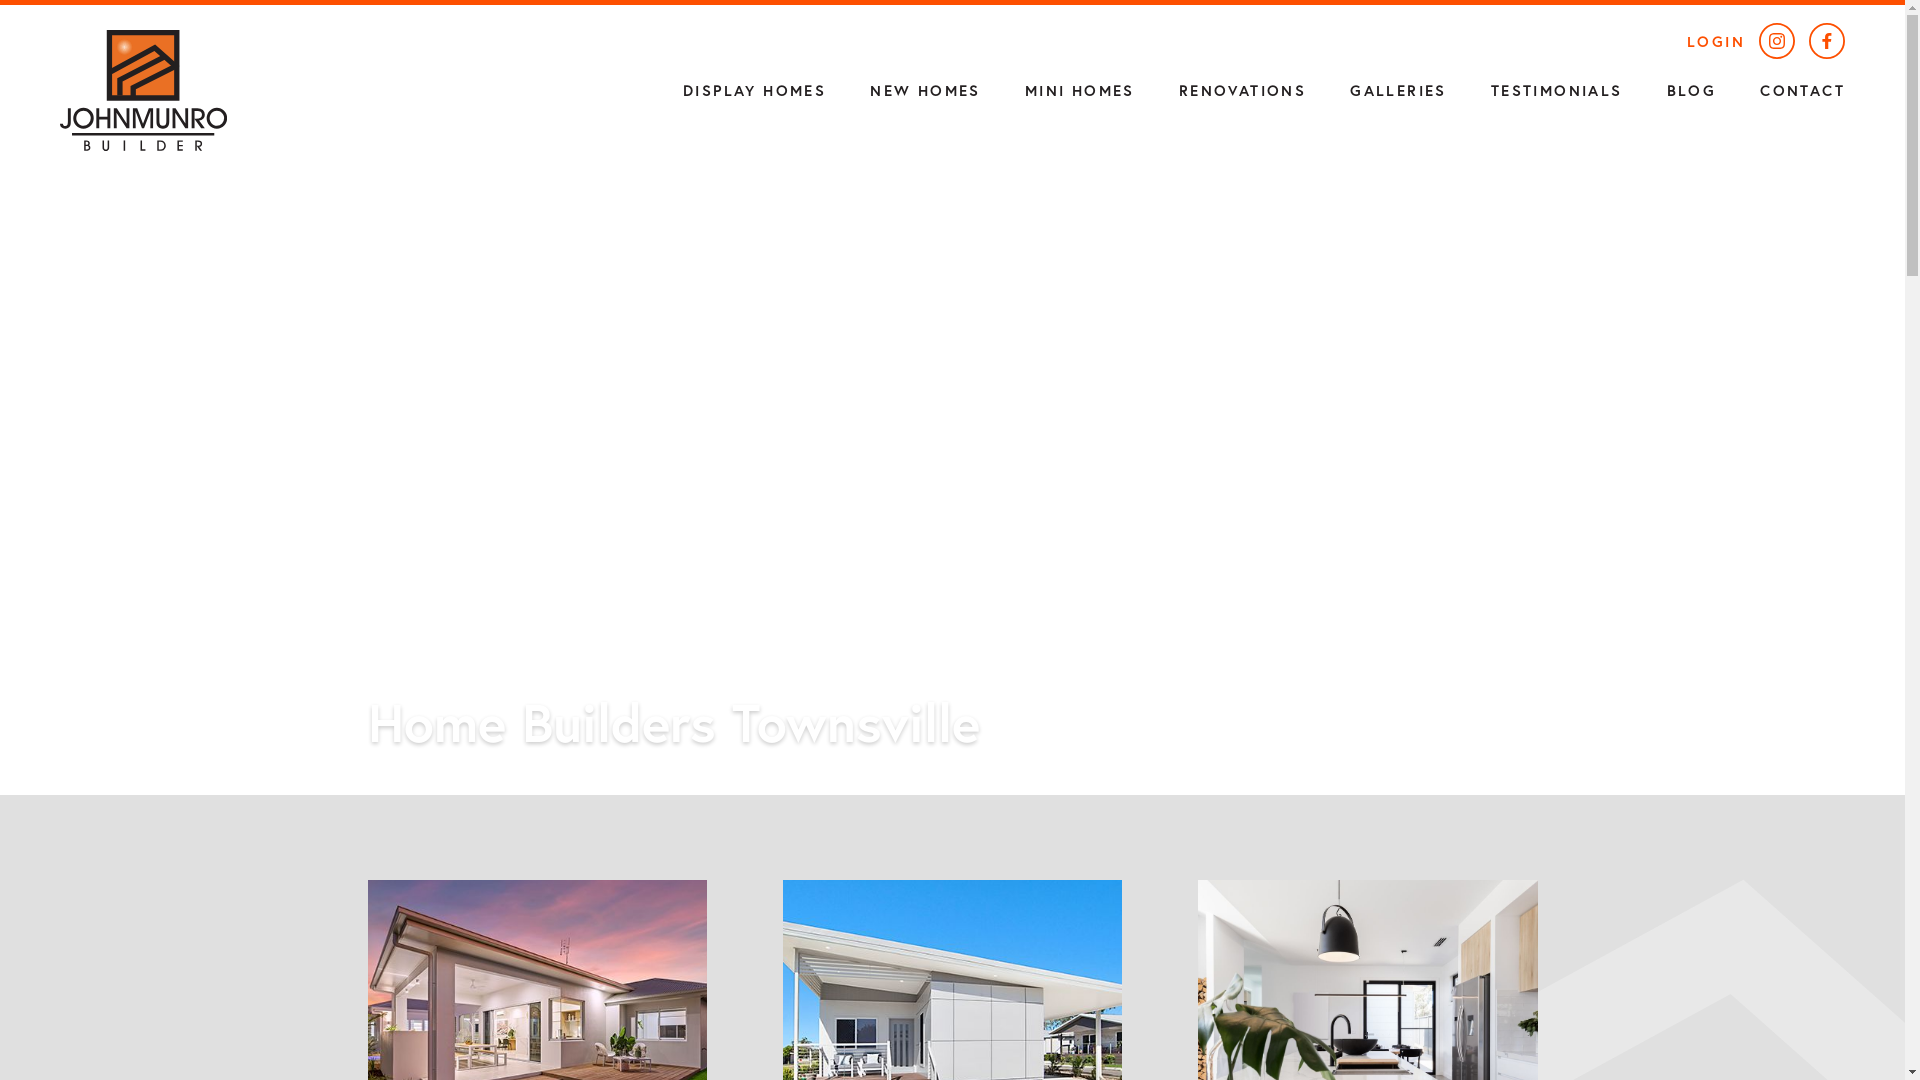 The height and width of the screenshot is (1080, 1920). I want to click on 'LOGIN', so click(1715, 41).